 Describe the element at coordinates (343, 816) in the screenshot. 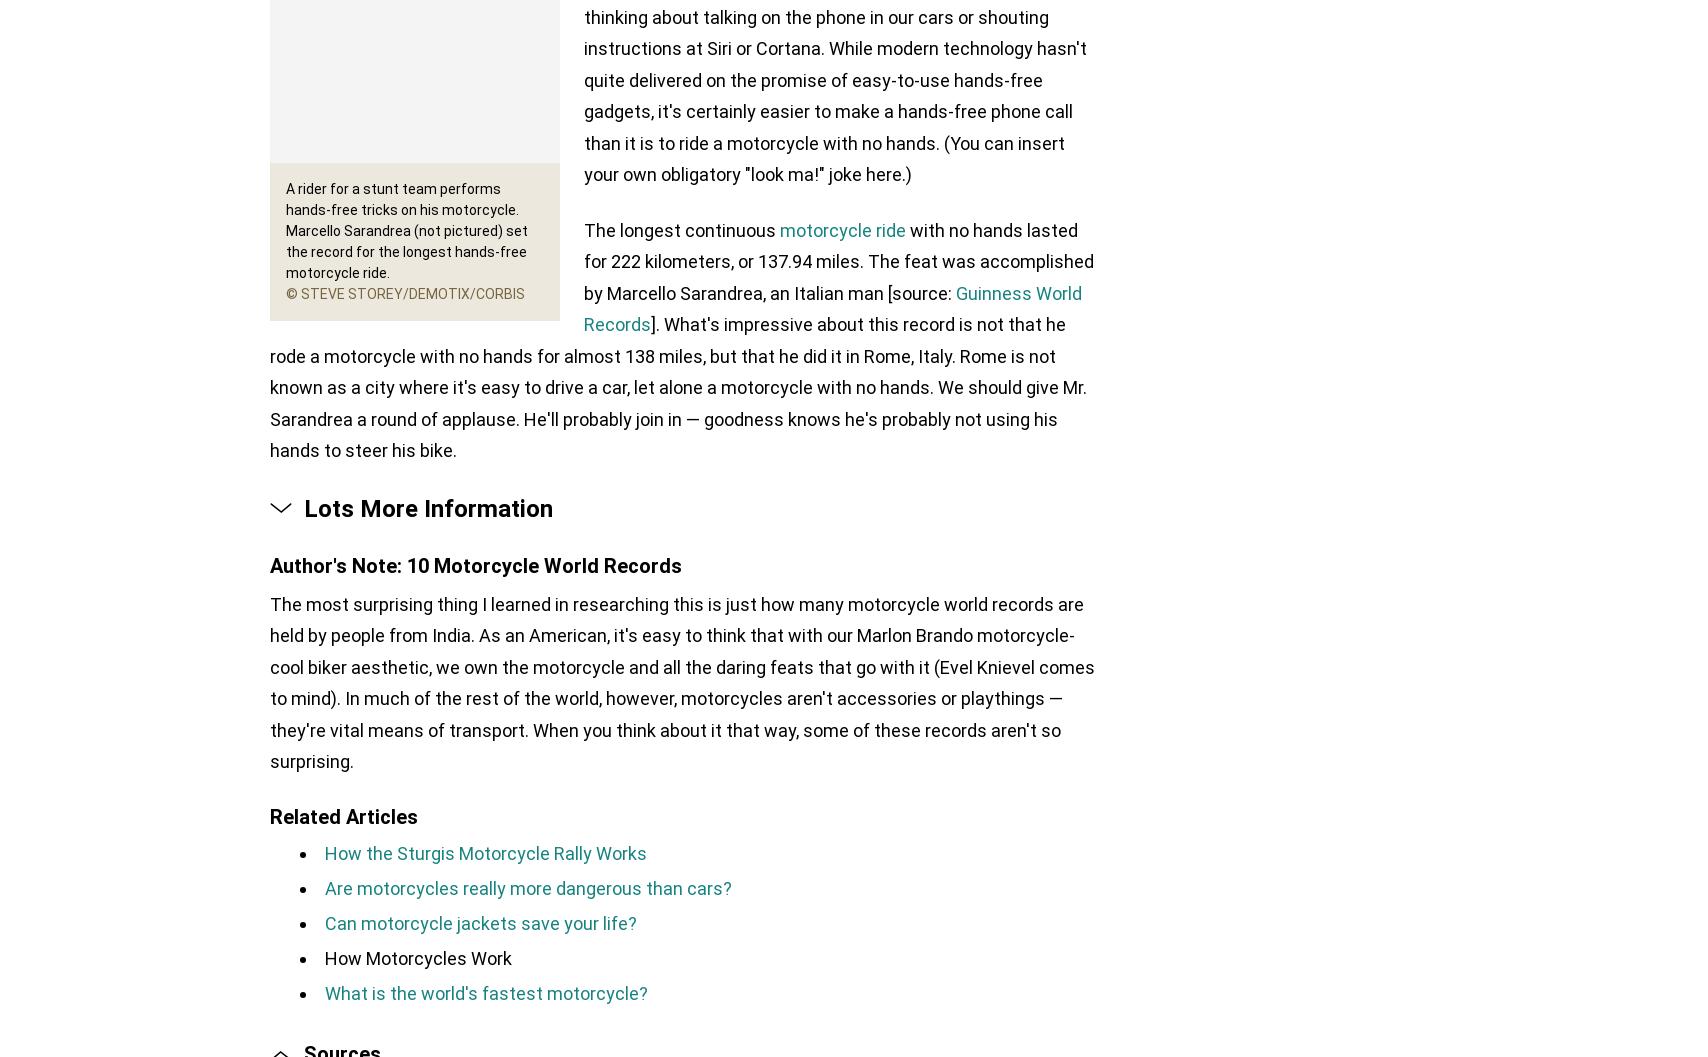

I see `'Related Articles'` at that location.